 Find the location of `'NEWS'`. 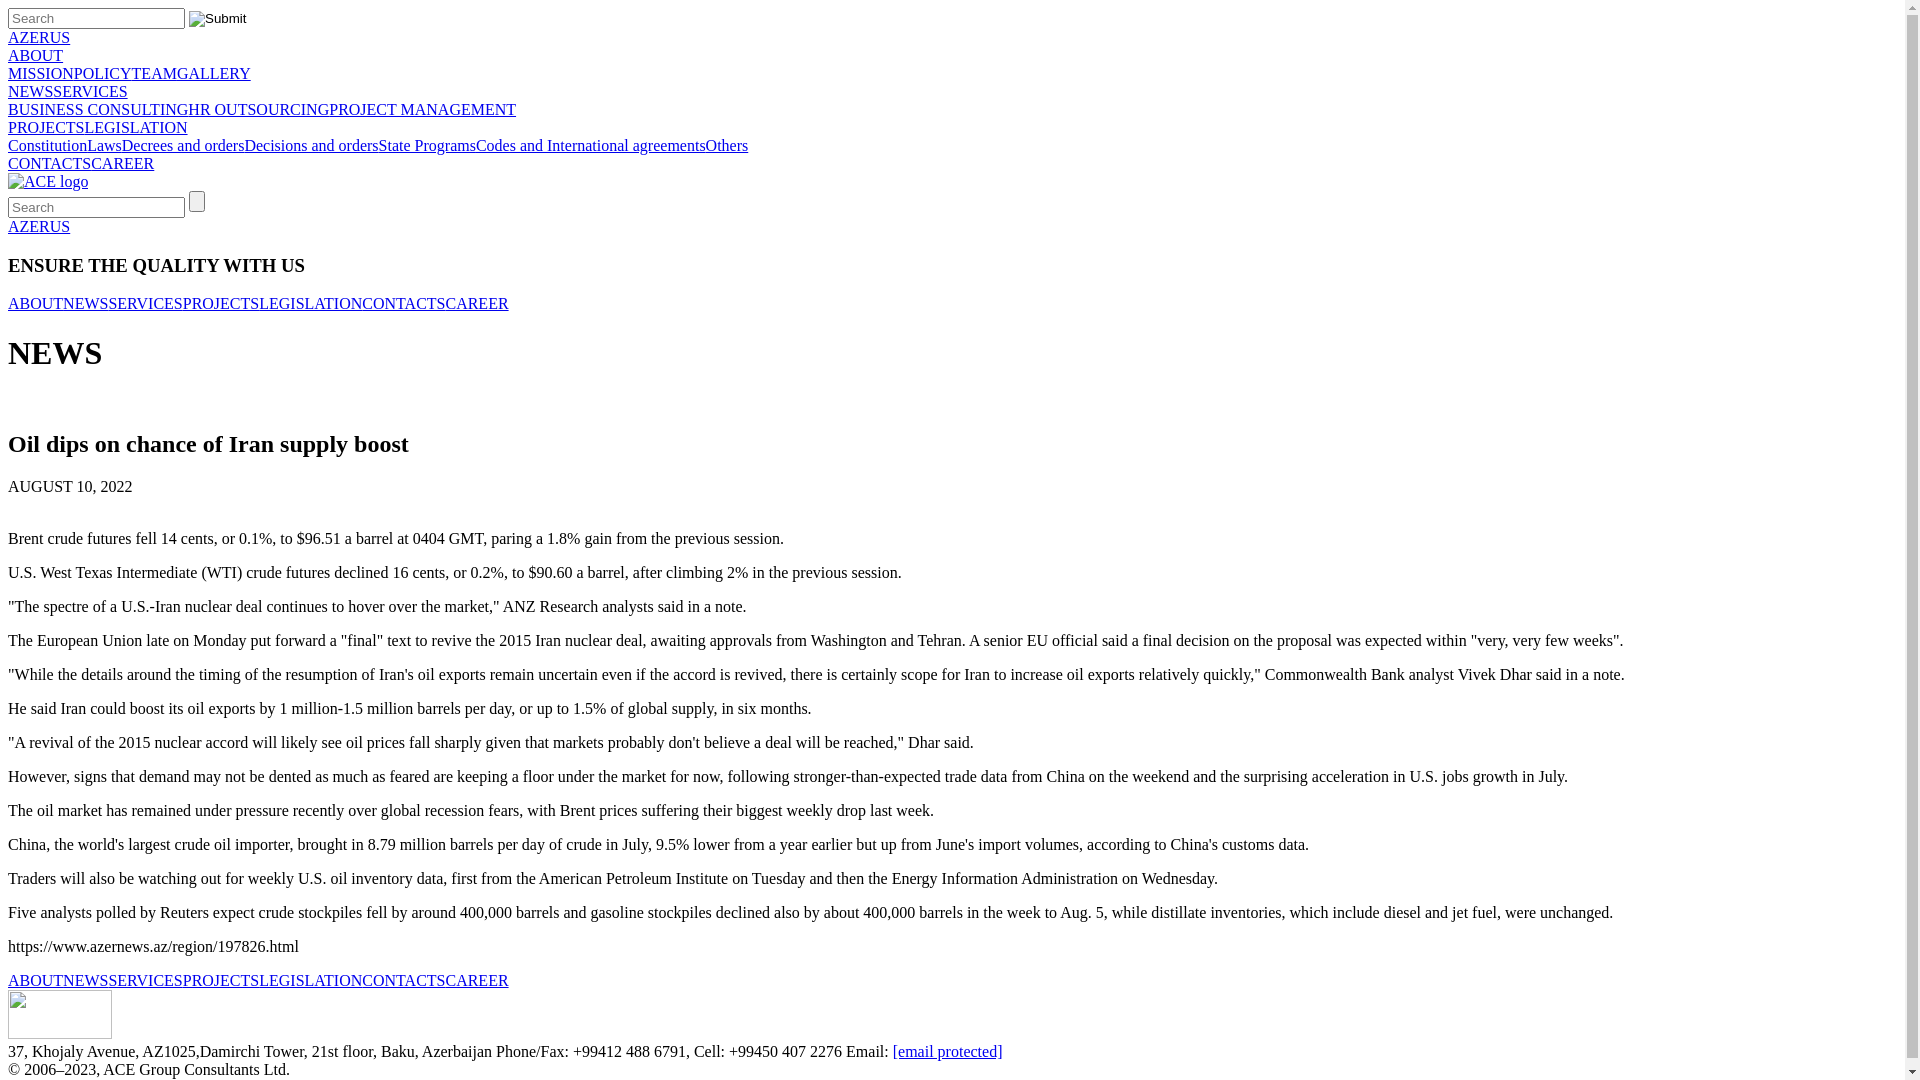

'NEWS' is located at coordinates (30, 91).